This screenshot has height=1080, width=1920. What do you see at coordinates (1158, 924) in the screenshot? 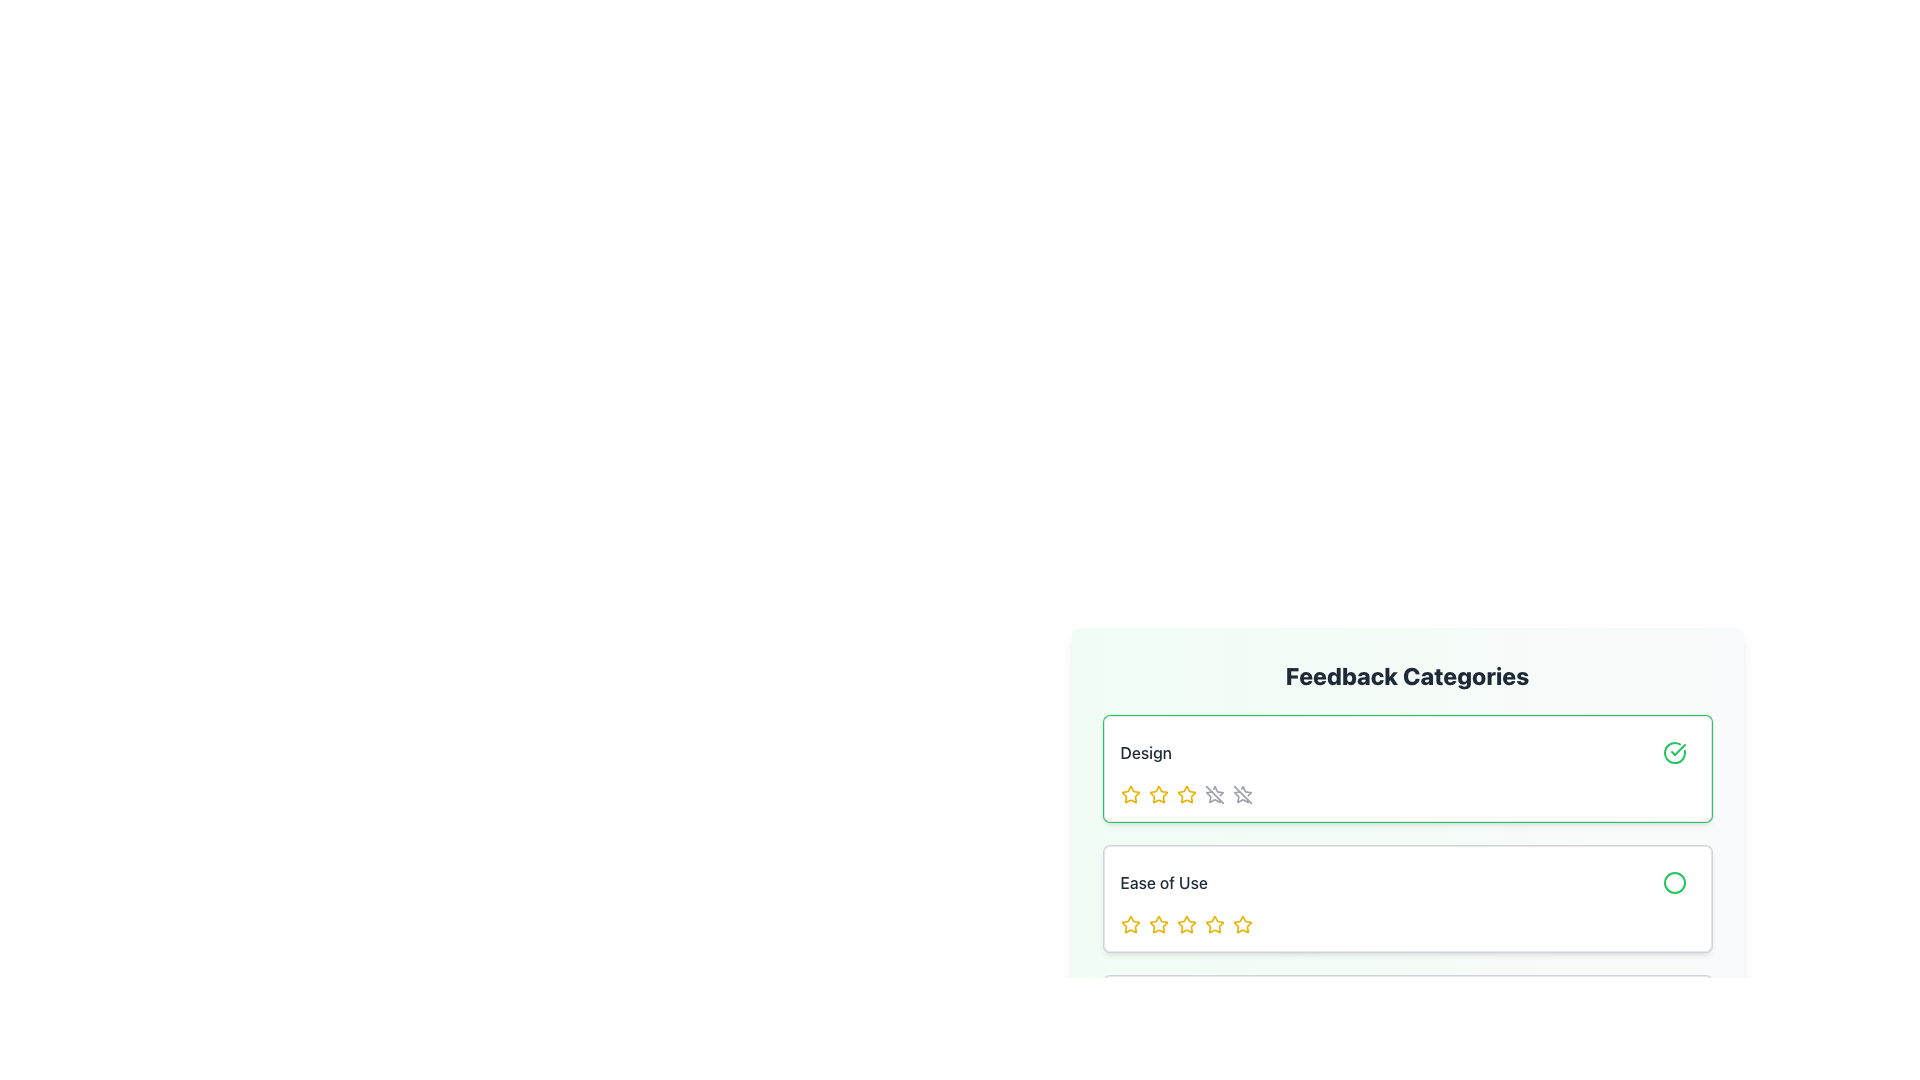
I see `the first yellow star icon in the 'Ease of Use' rating component` at bounding box center [1158, 924].